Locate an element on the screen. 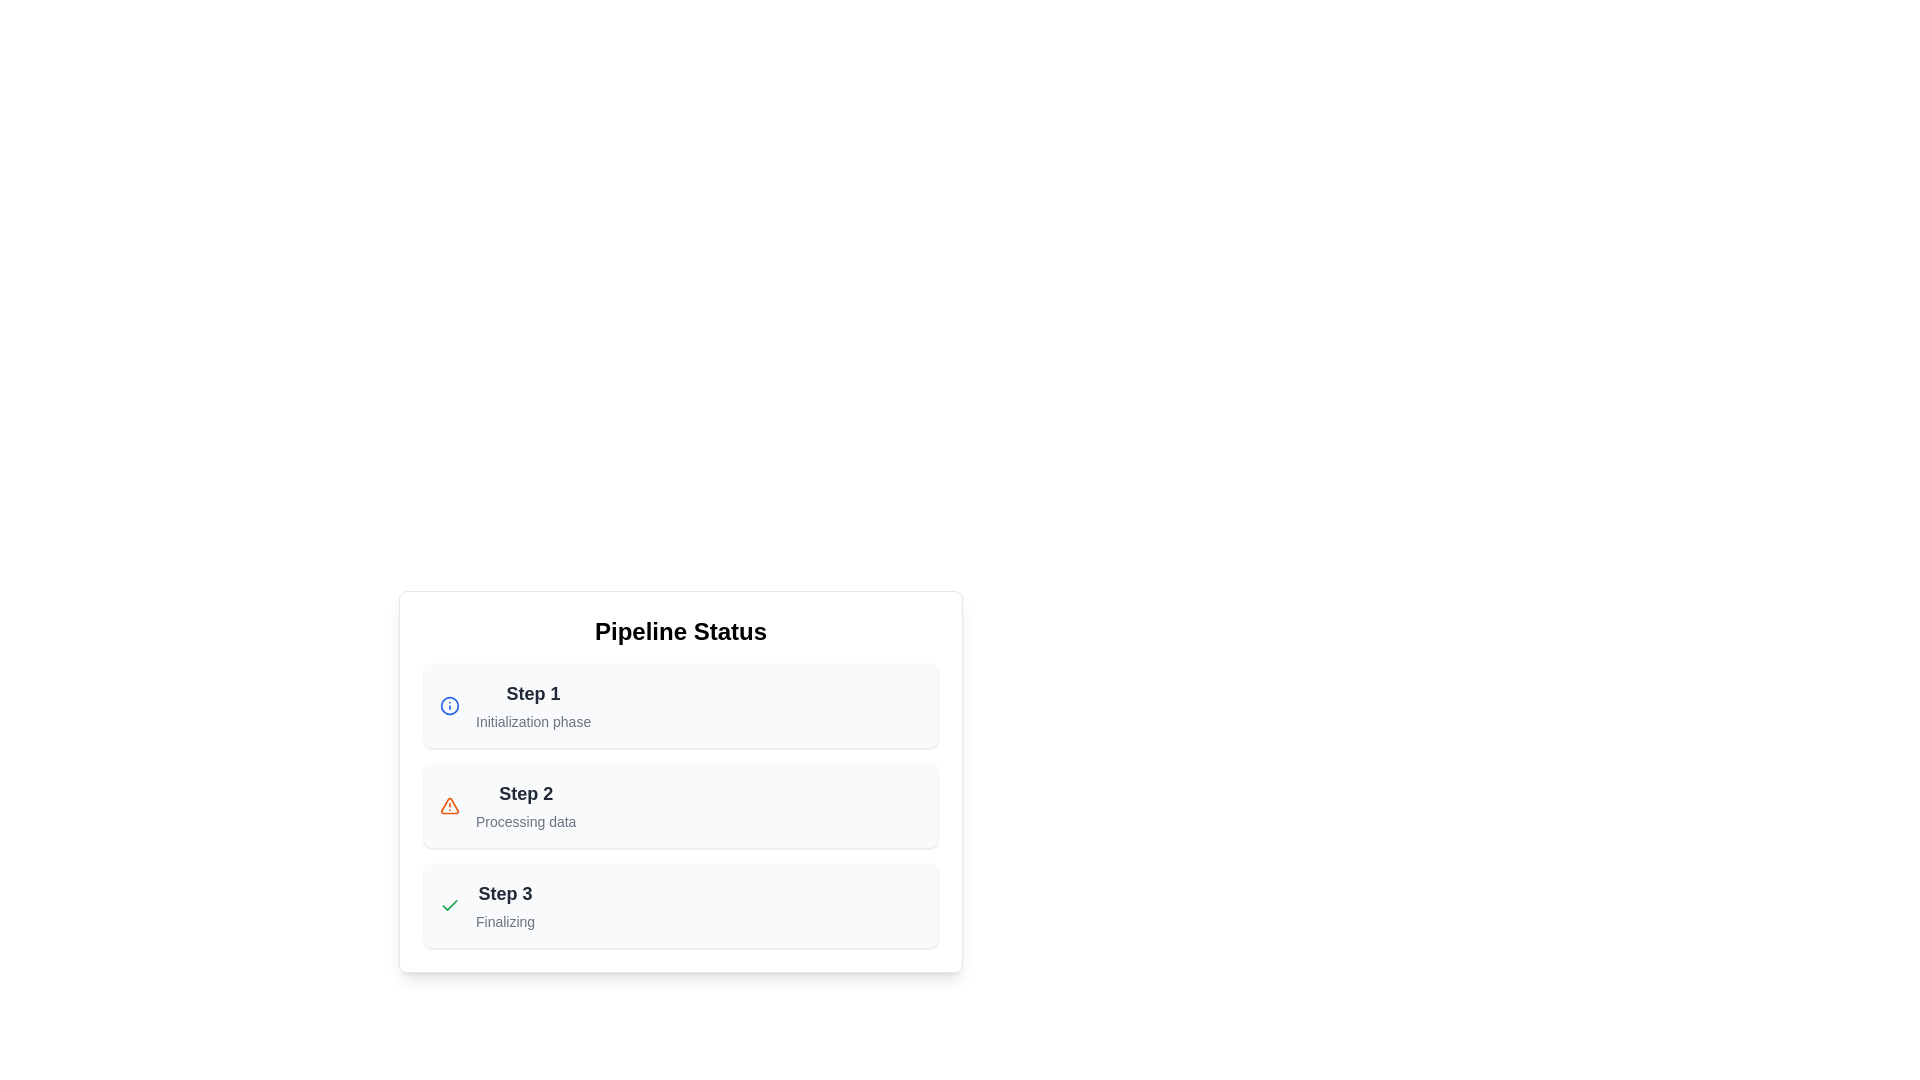 Image resolution: width=1920 pixels, height=1080 pixels. the static text label displaying 'Processing data', which is styled in gray and located under 'Step 2' in the pipeline status panel is located at coordinates (526, 821).